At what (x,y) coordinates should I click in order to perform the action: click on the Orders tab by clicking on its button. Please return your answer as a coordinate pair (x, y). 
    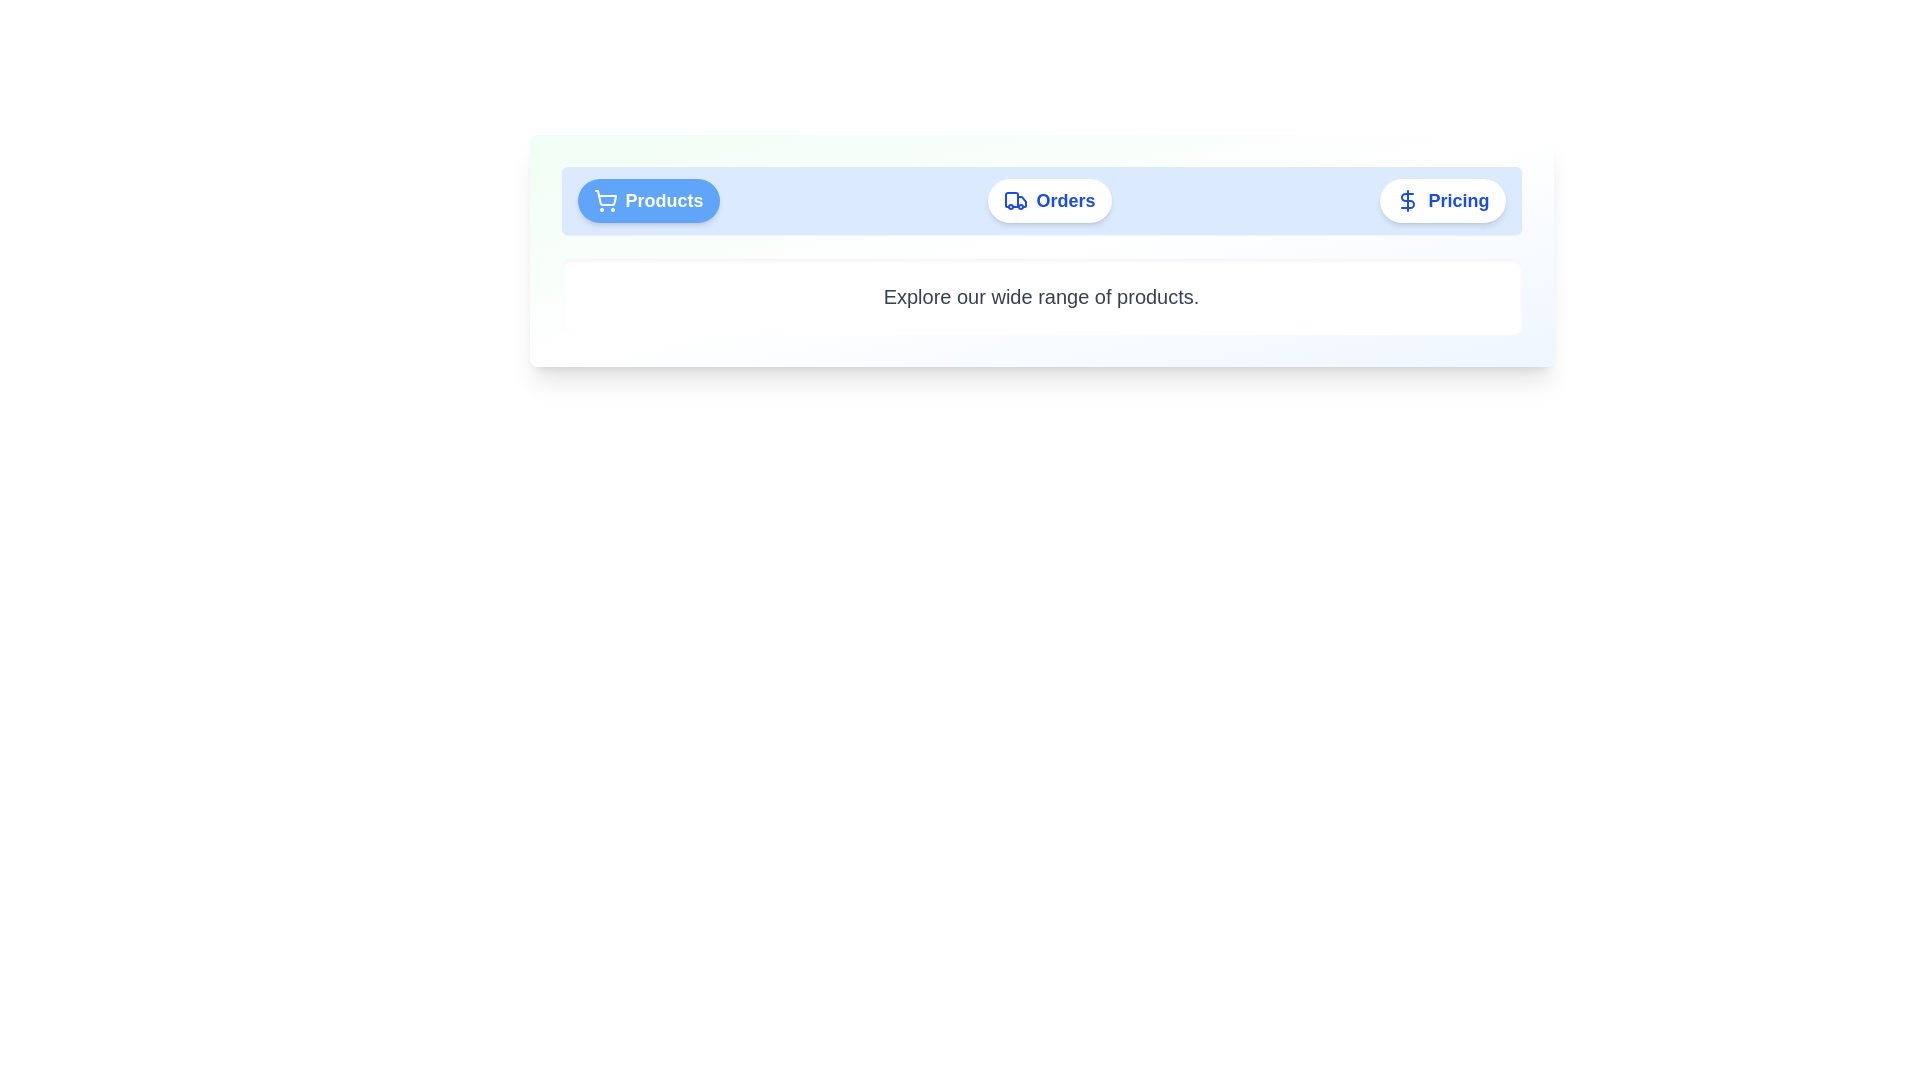
    Looking at the image, I should click on (1049, 200).